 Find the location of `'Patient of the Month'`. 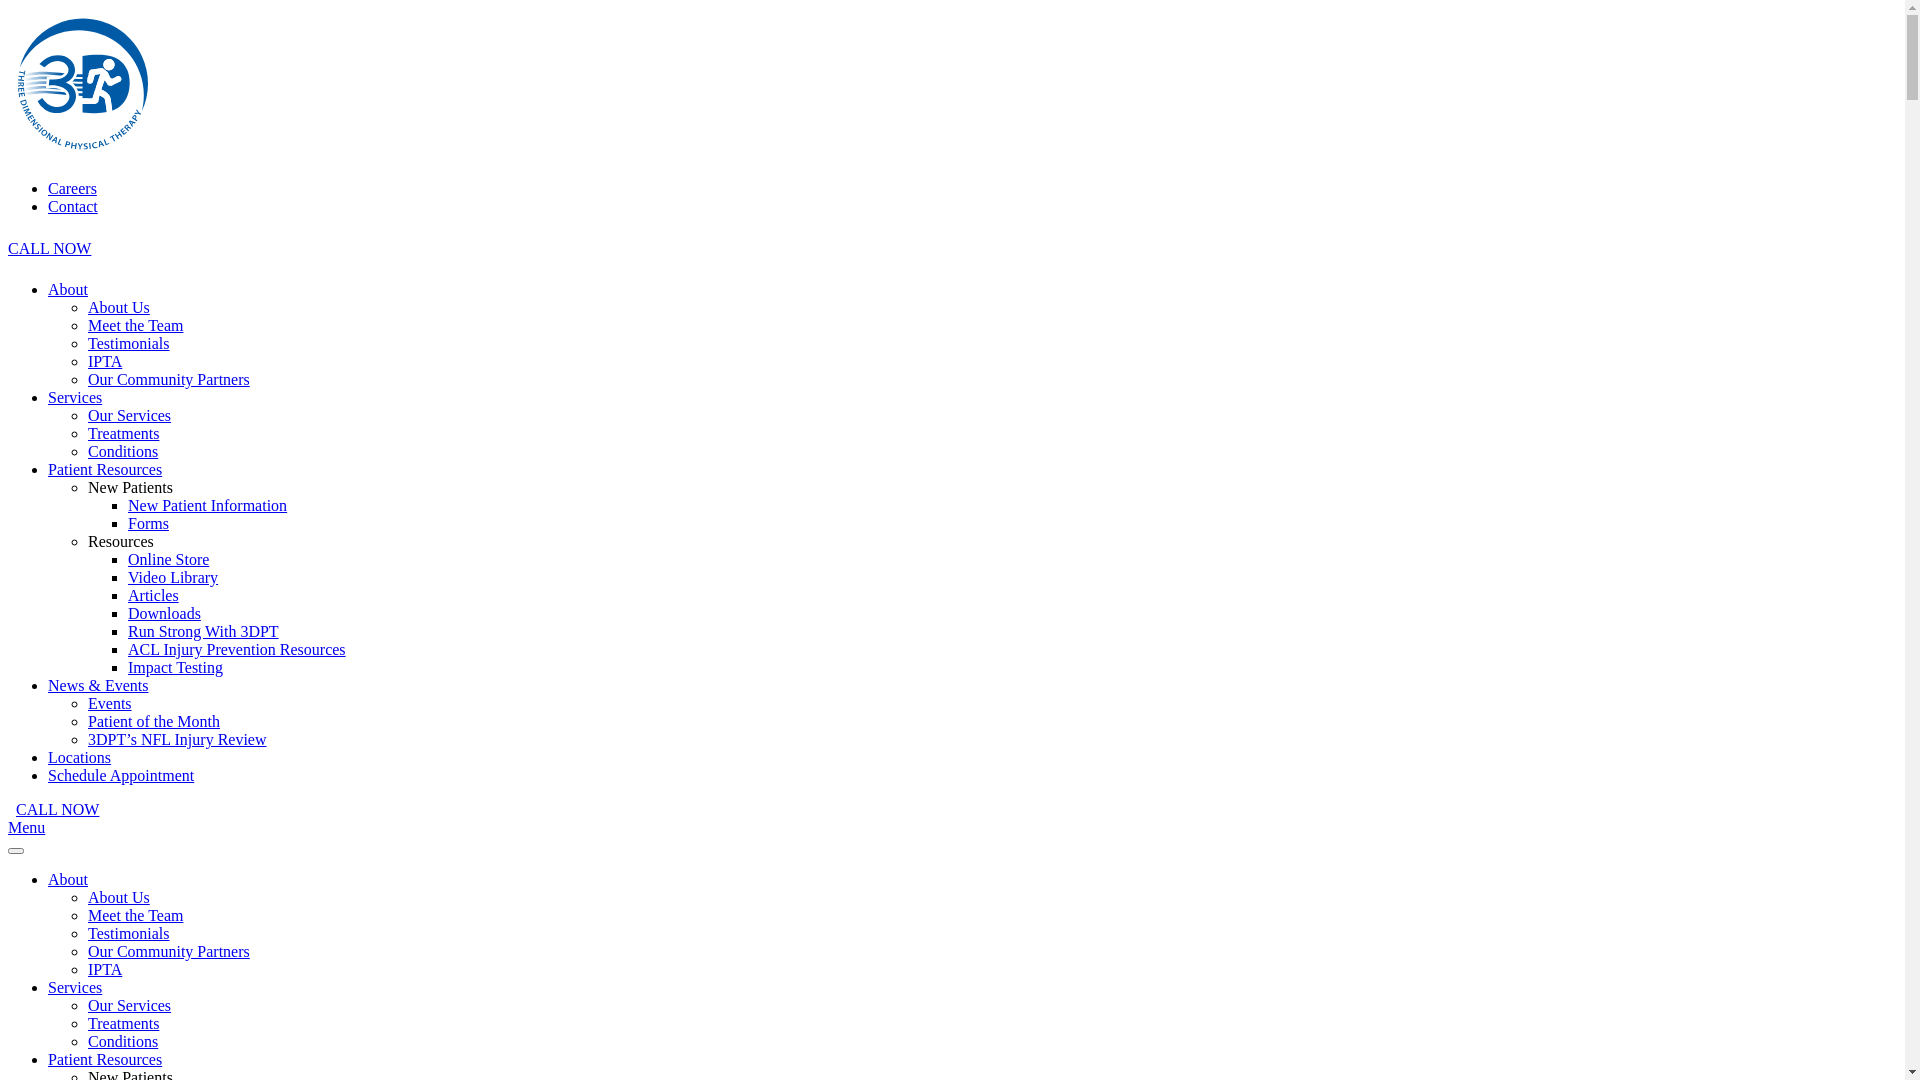

'Patient of the Month' is located at coordinates (152, 721).